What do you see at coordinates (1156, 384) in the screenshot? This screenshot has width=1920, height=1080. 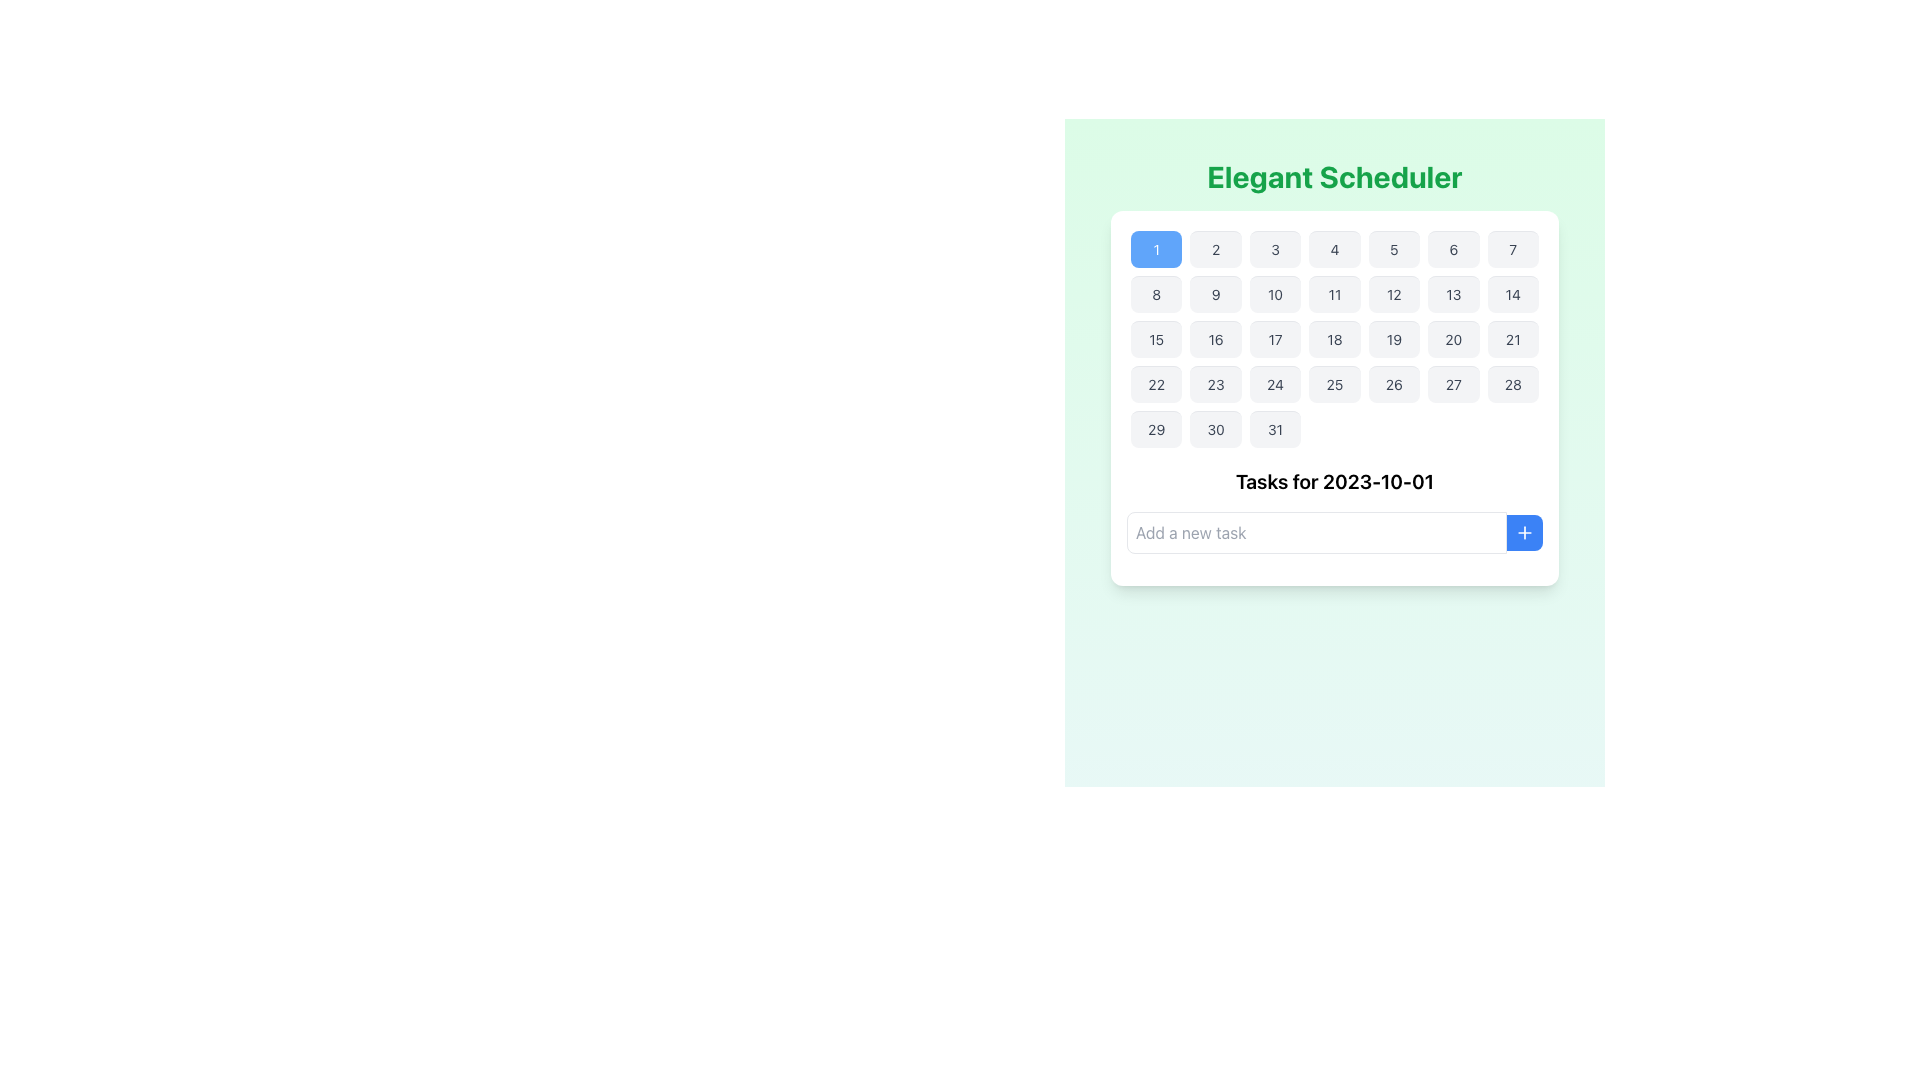 I see `the button displaying the number '22' to observe the background color change` at bounding box center [1156, 384].